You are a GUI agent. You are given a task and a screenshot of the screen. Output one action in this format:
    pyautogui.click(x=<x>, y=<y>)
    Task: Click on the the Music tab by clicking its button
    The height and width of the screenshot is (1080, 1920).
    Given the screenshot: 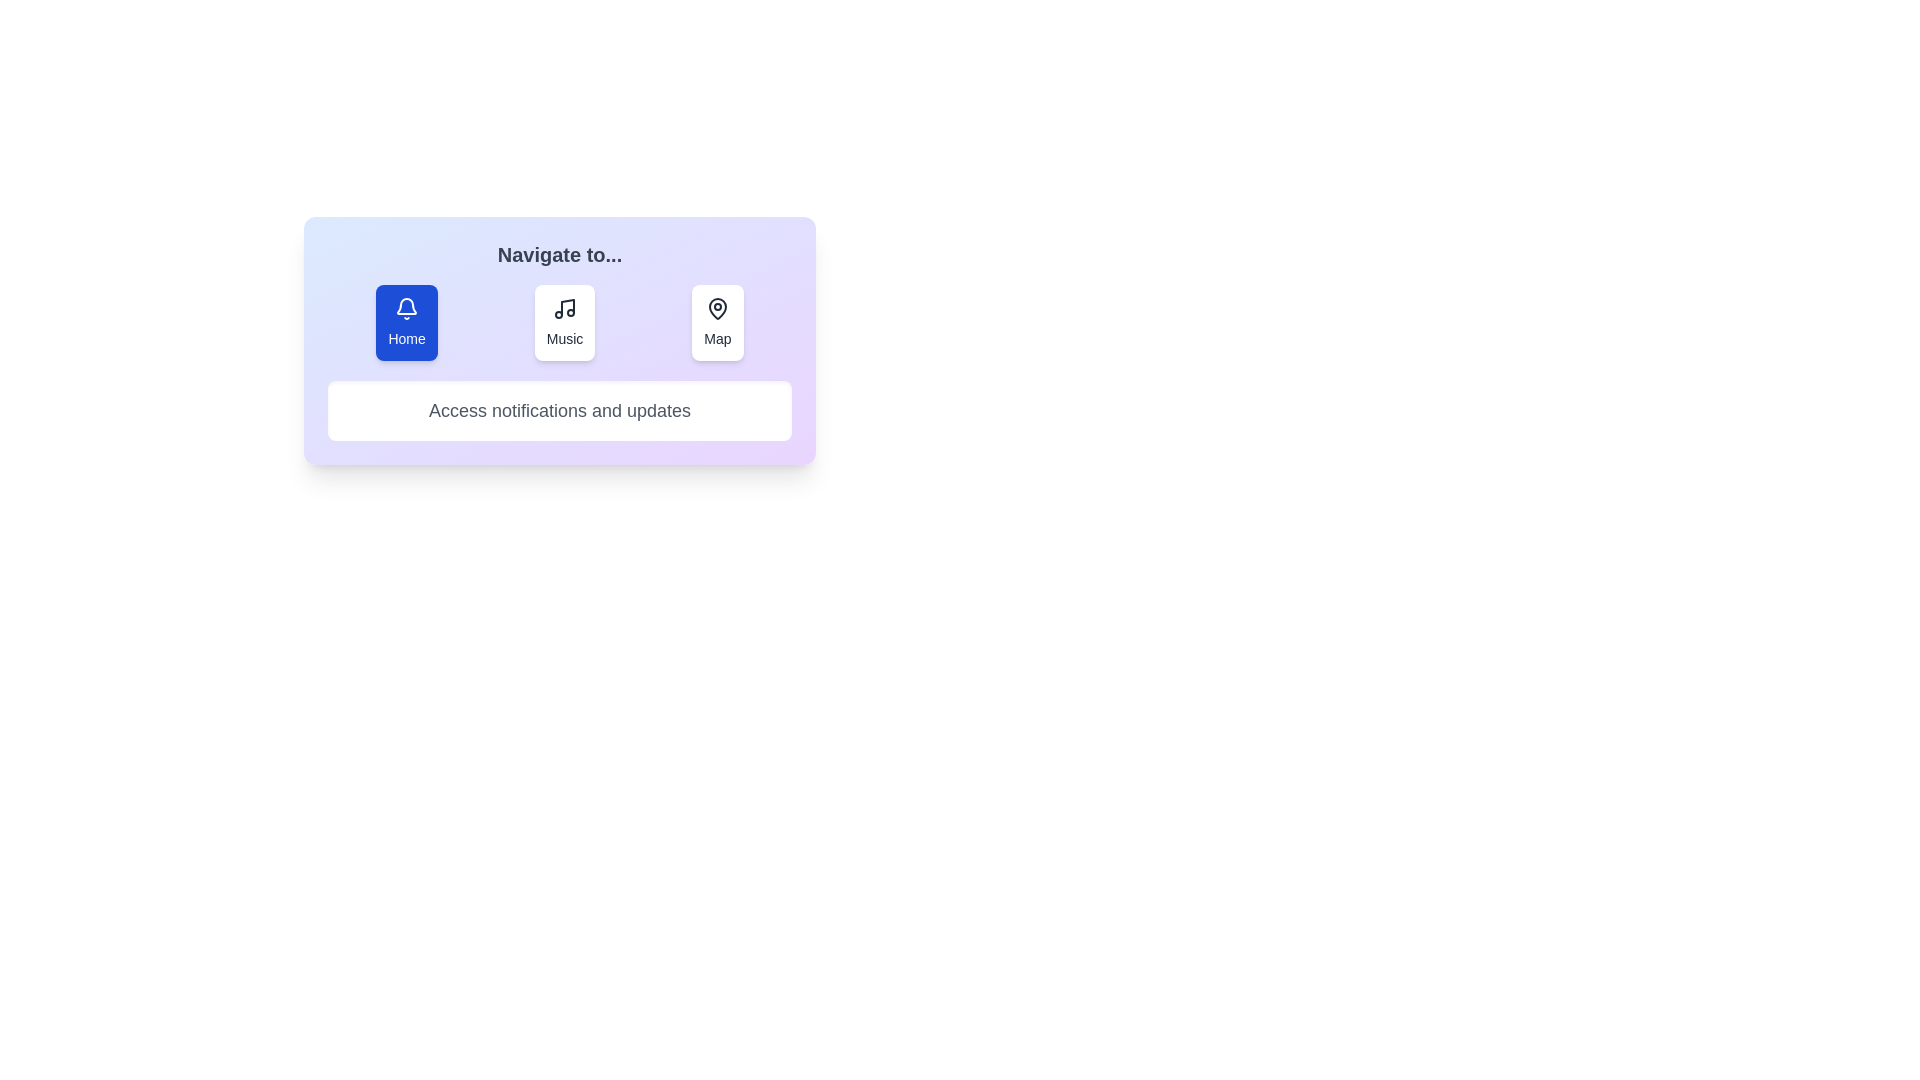 What is the action you would take?
    pyautogui.click(x=564, y=322)
    